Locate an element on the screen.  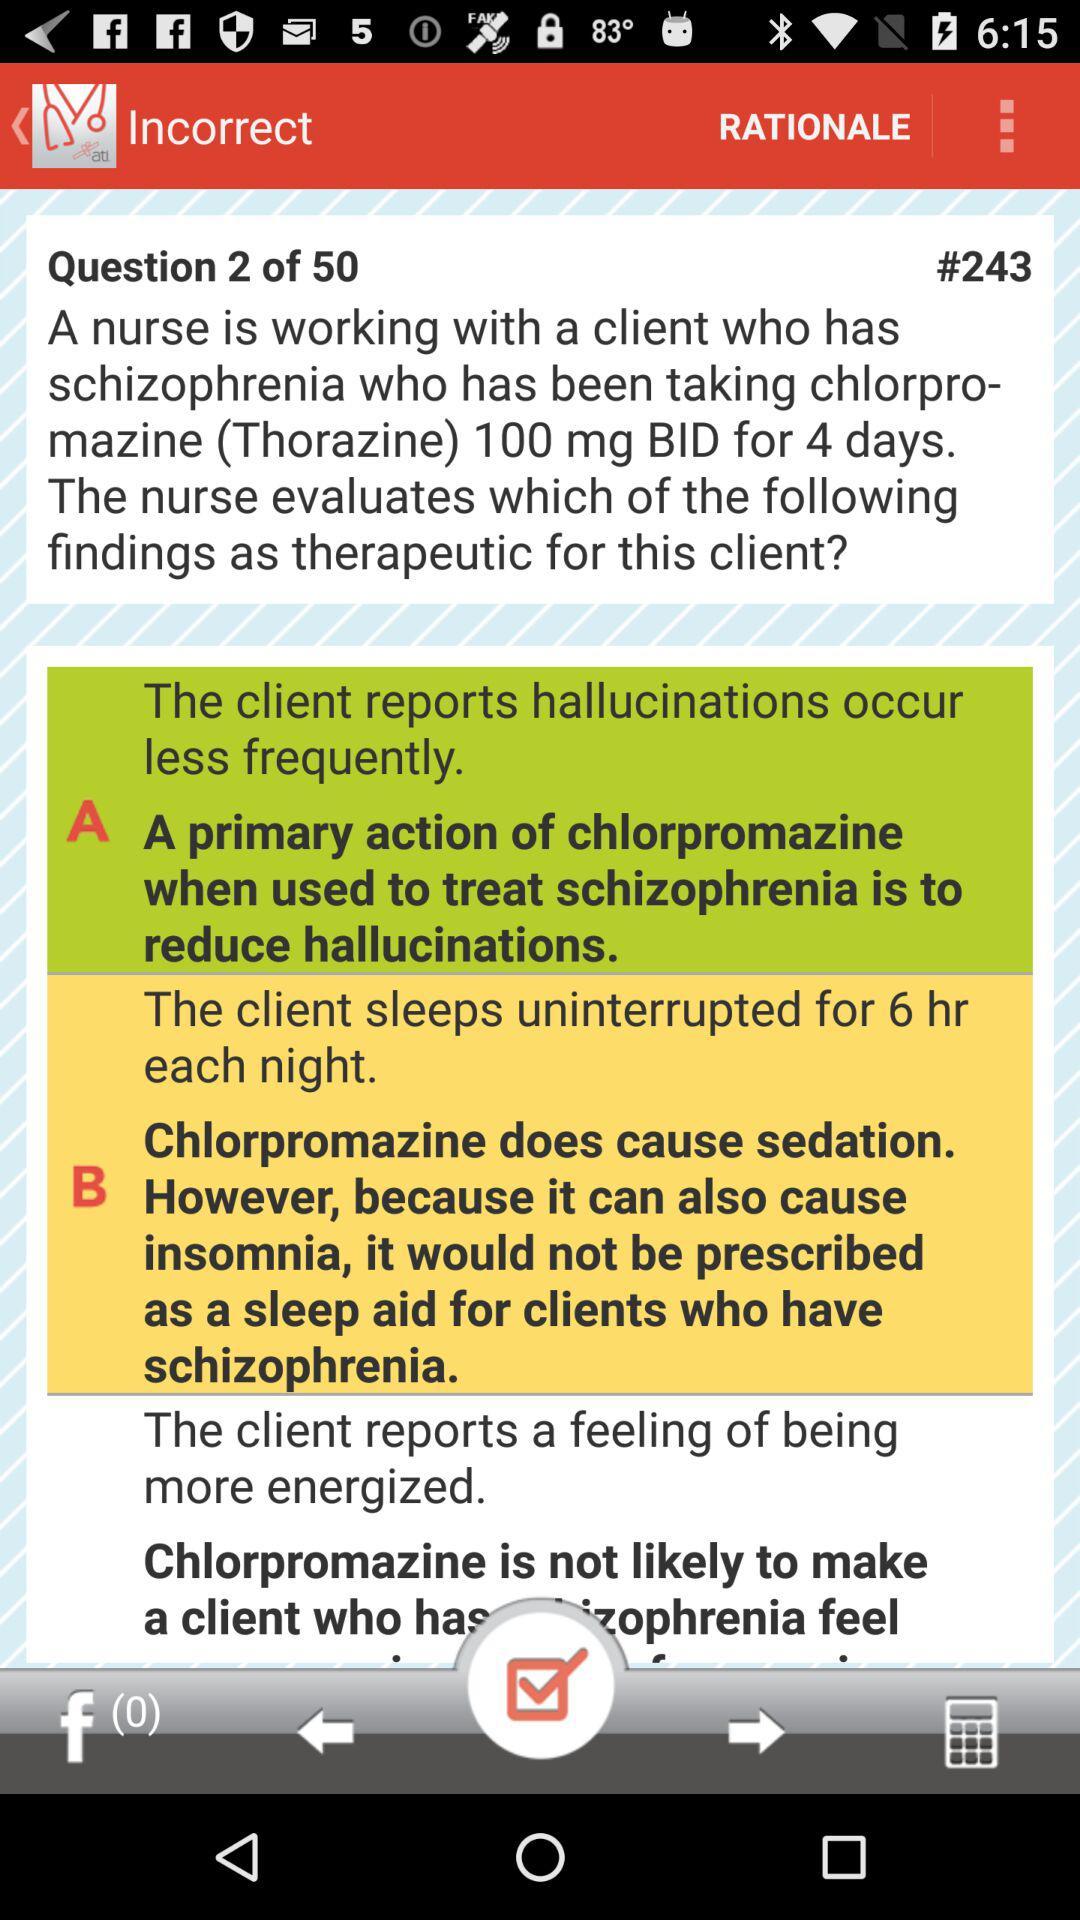
go ahead is located at coordinates (756, 1730).